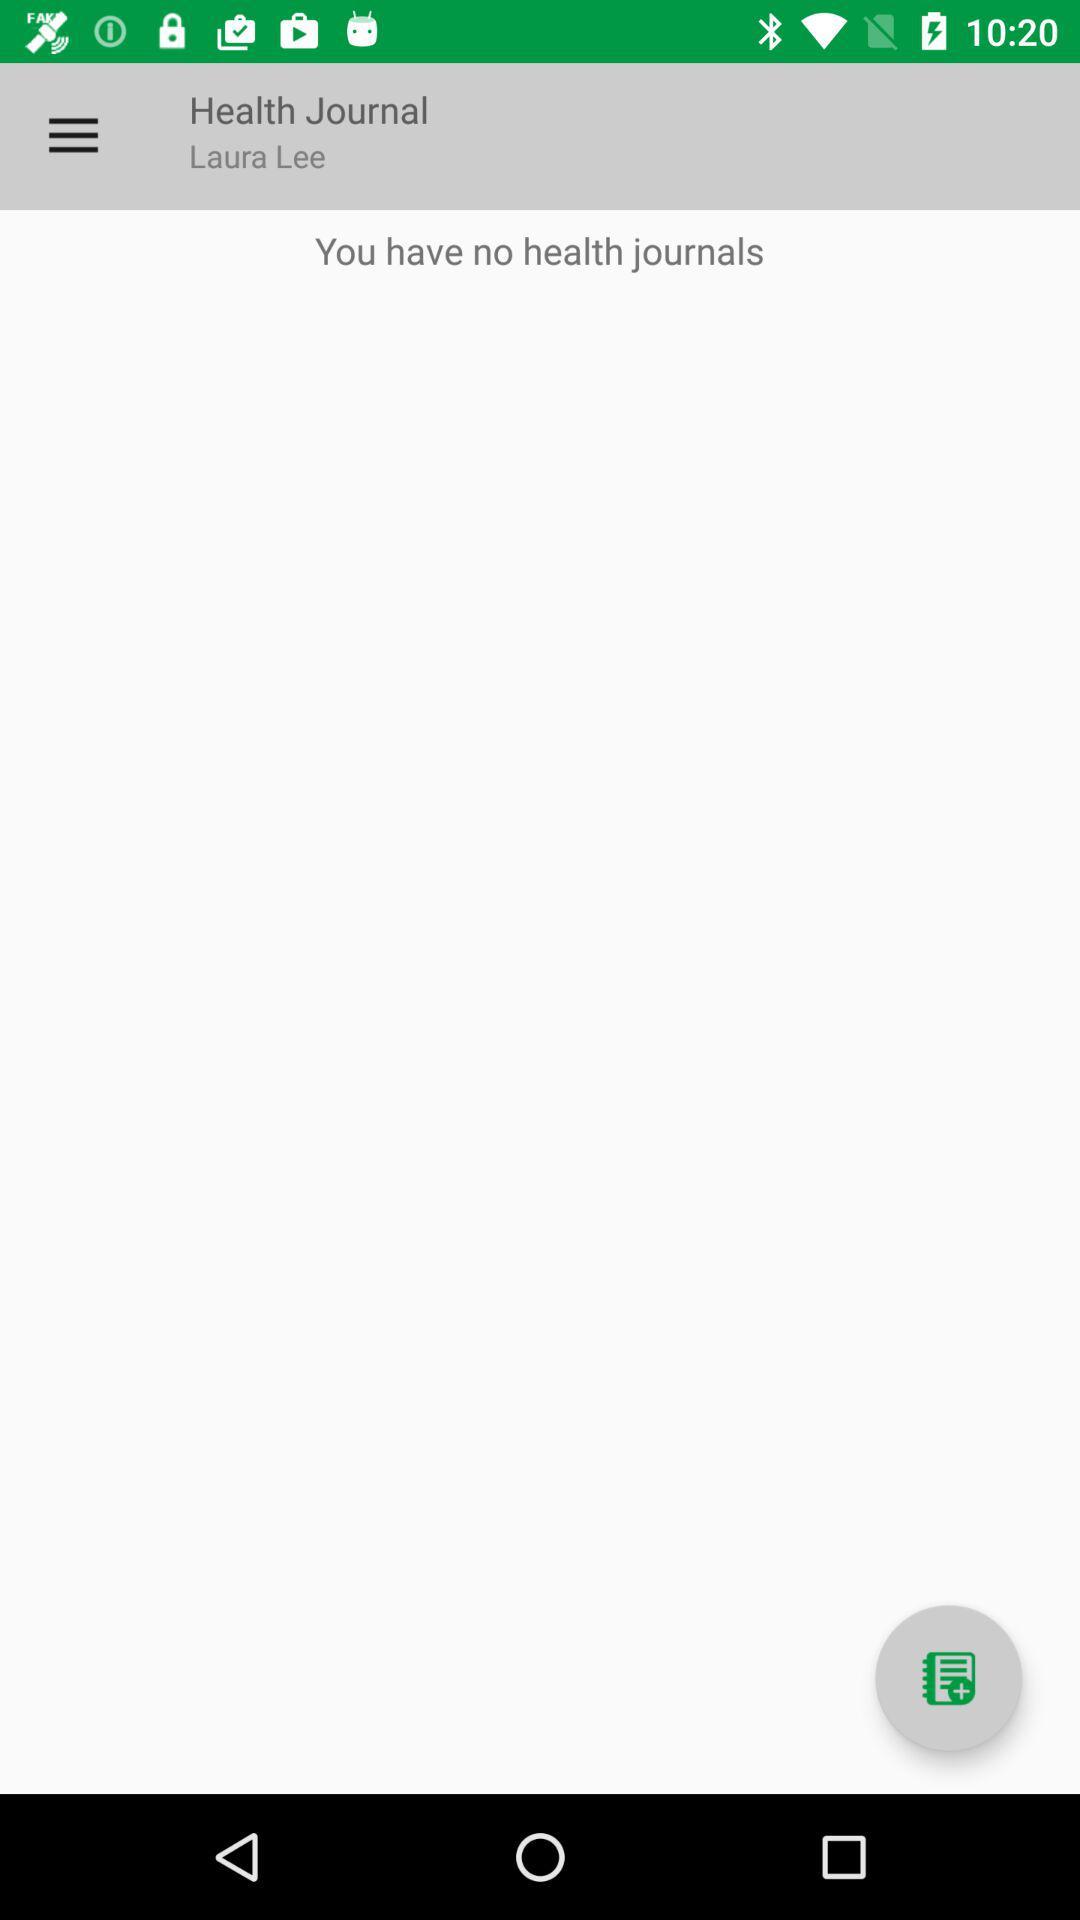 This screenshot has width=1080, height=1920. Describe the element at coordinates (947, 1678) in the screenshot. I see `new journal` at that location.